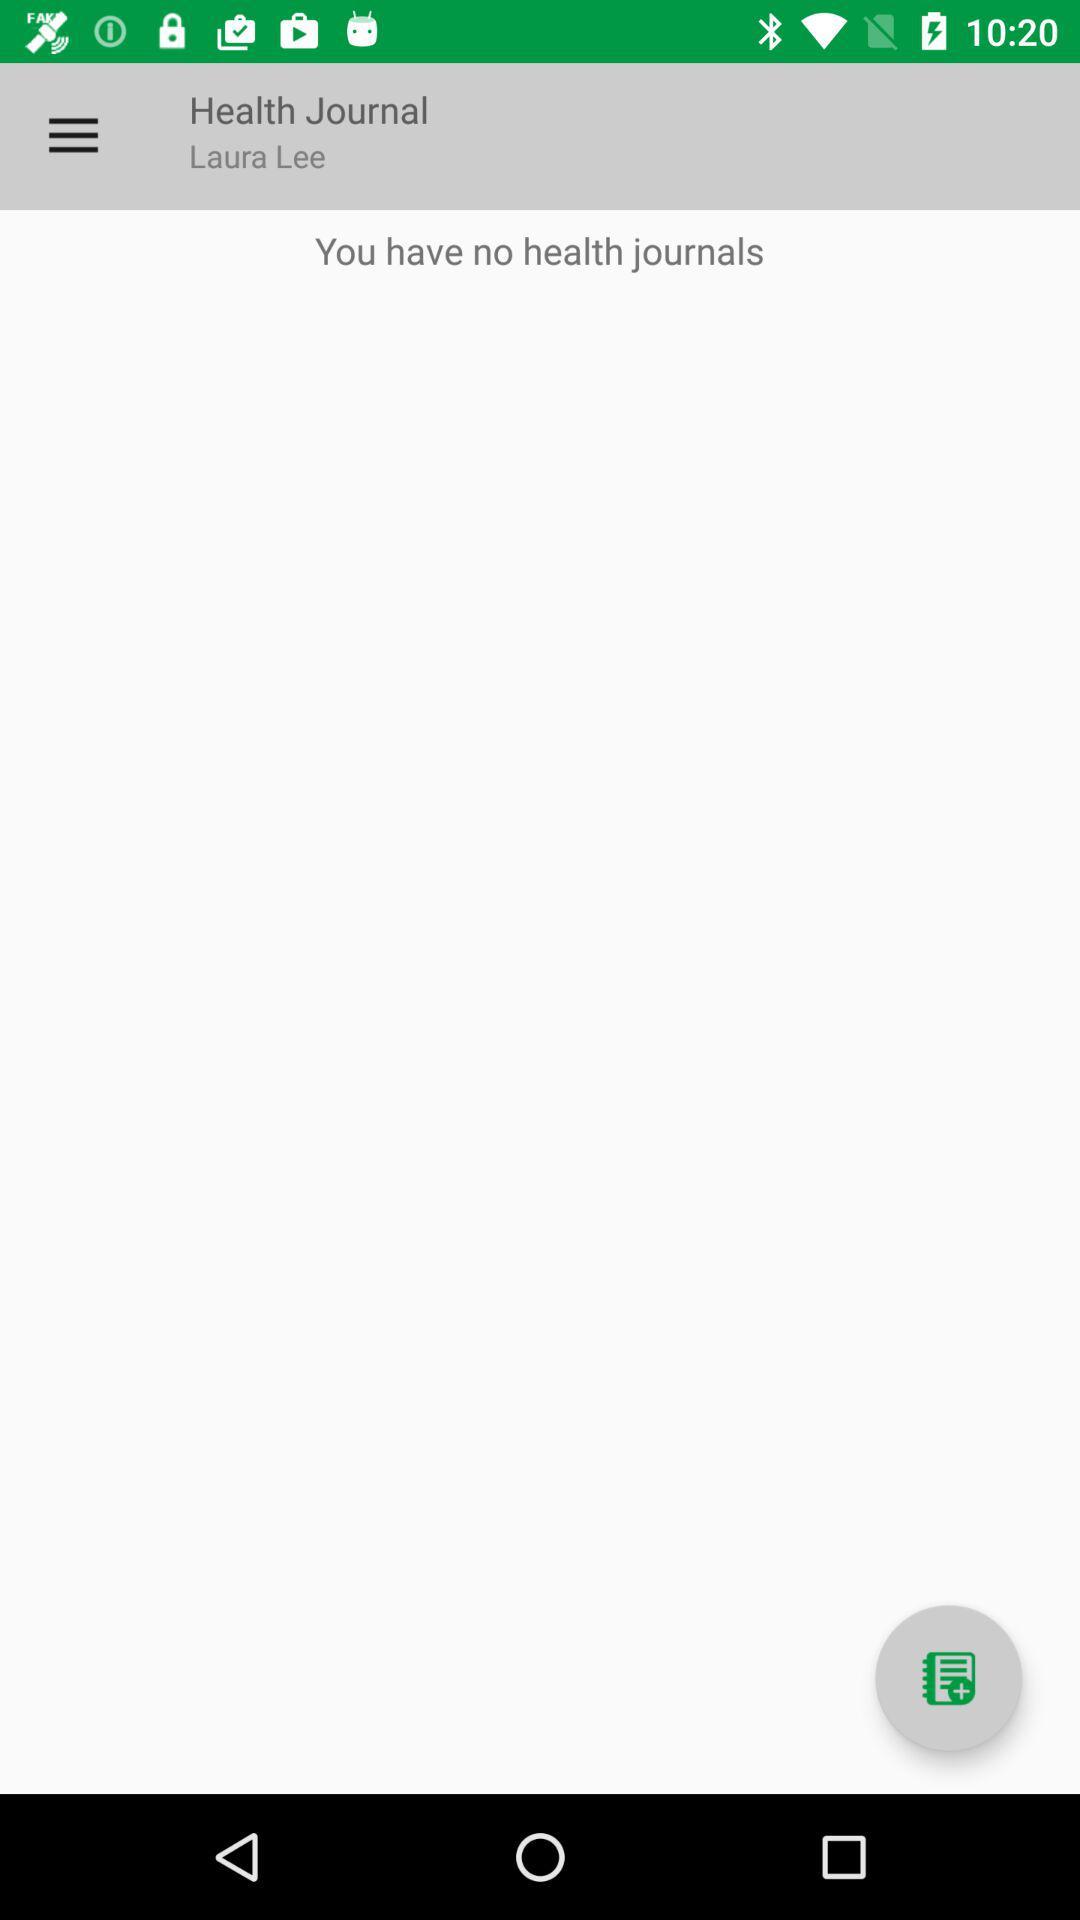 This screenshot has width=1080, height=1920. Describe the element at coordinates (947, 1678) in the screenshot. I see `new journal` at that location.